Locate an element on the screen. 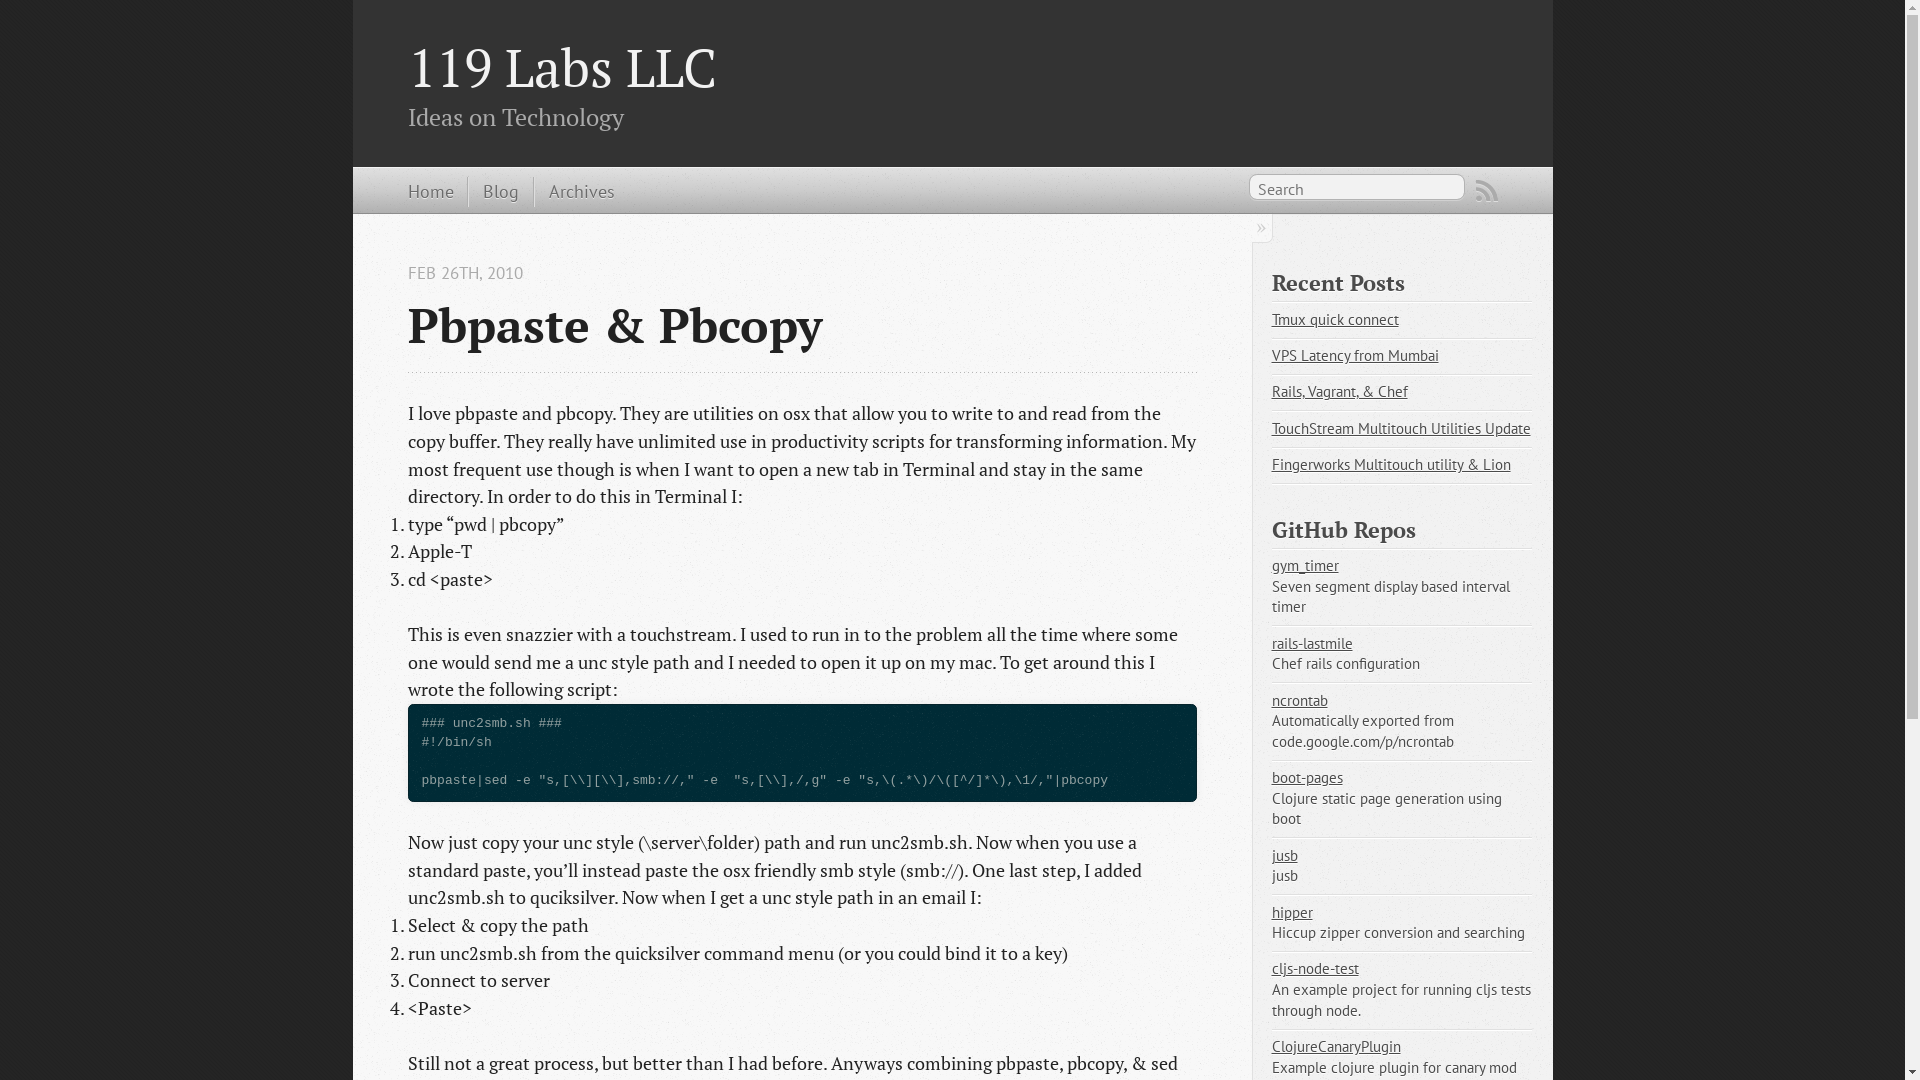 The width and height of the screenshot is (1920, 1080). 'ncrontab' is located at coordinates (1271, 699).